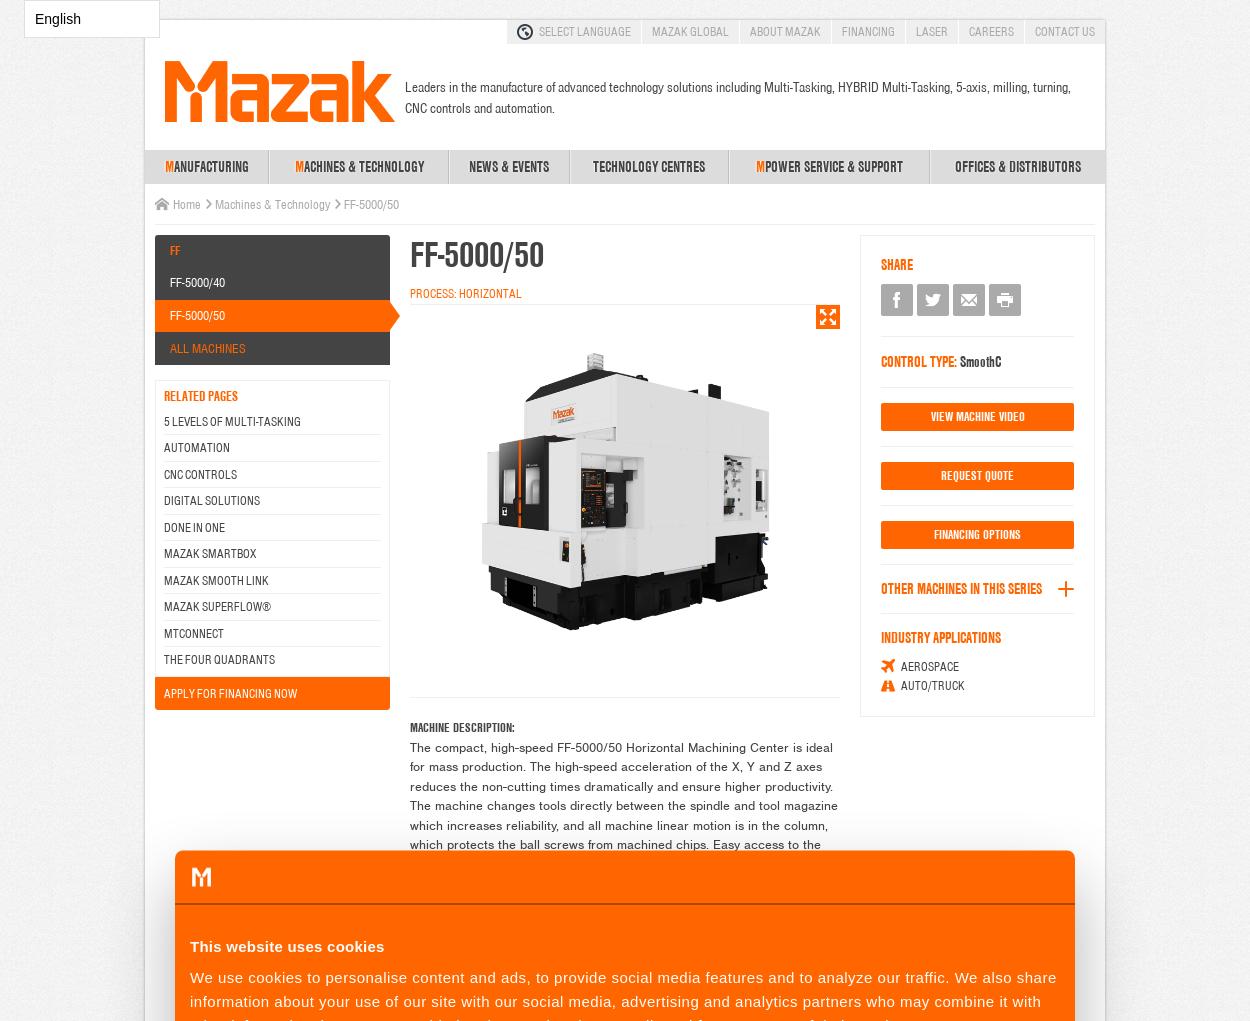 The image size is (1250, 1021). What do you see at coordinates (536, 958) in the screenshot?
I see `'Compact design for reduced footprint'` at bounding box center [536, 958].